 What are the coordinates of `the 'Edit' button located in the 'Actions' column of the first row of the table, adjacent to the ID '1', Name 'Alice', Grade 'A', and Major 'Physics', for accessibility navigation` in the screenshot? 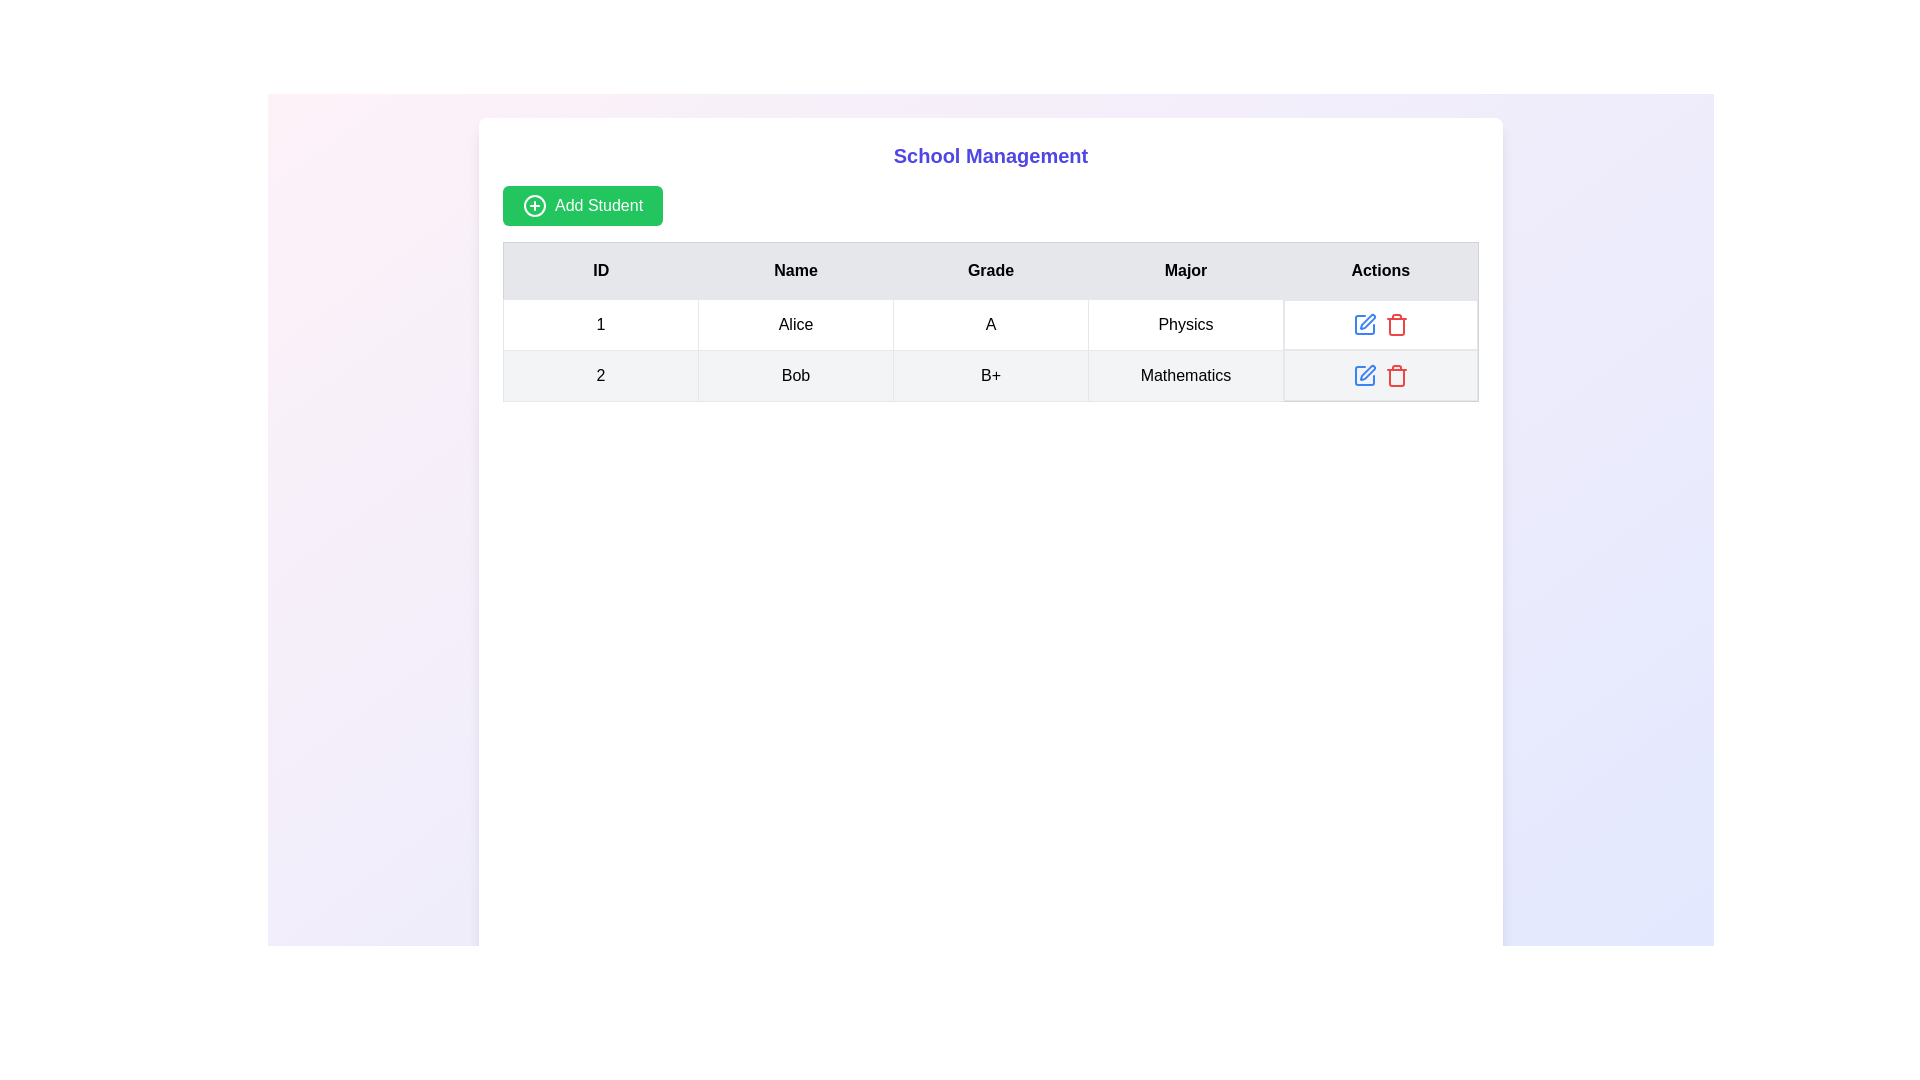 It's located at (1363, 323).